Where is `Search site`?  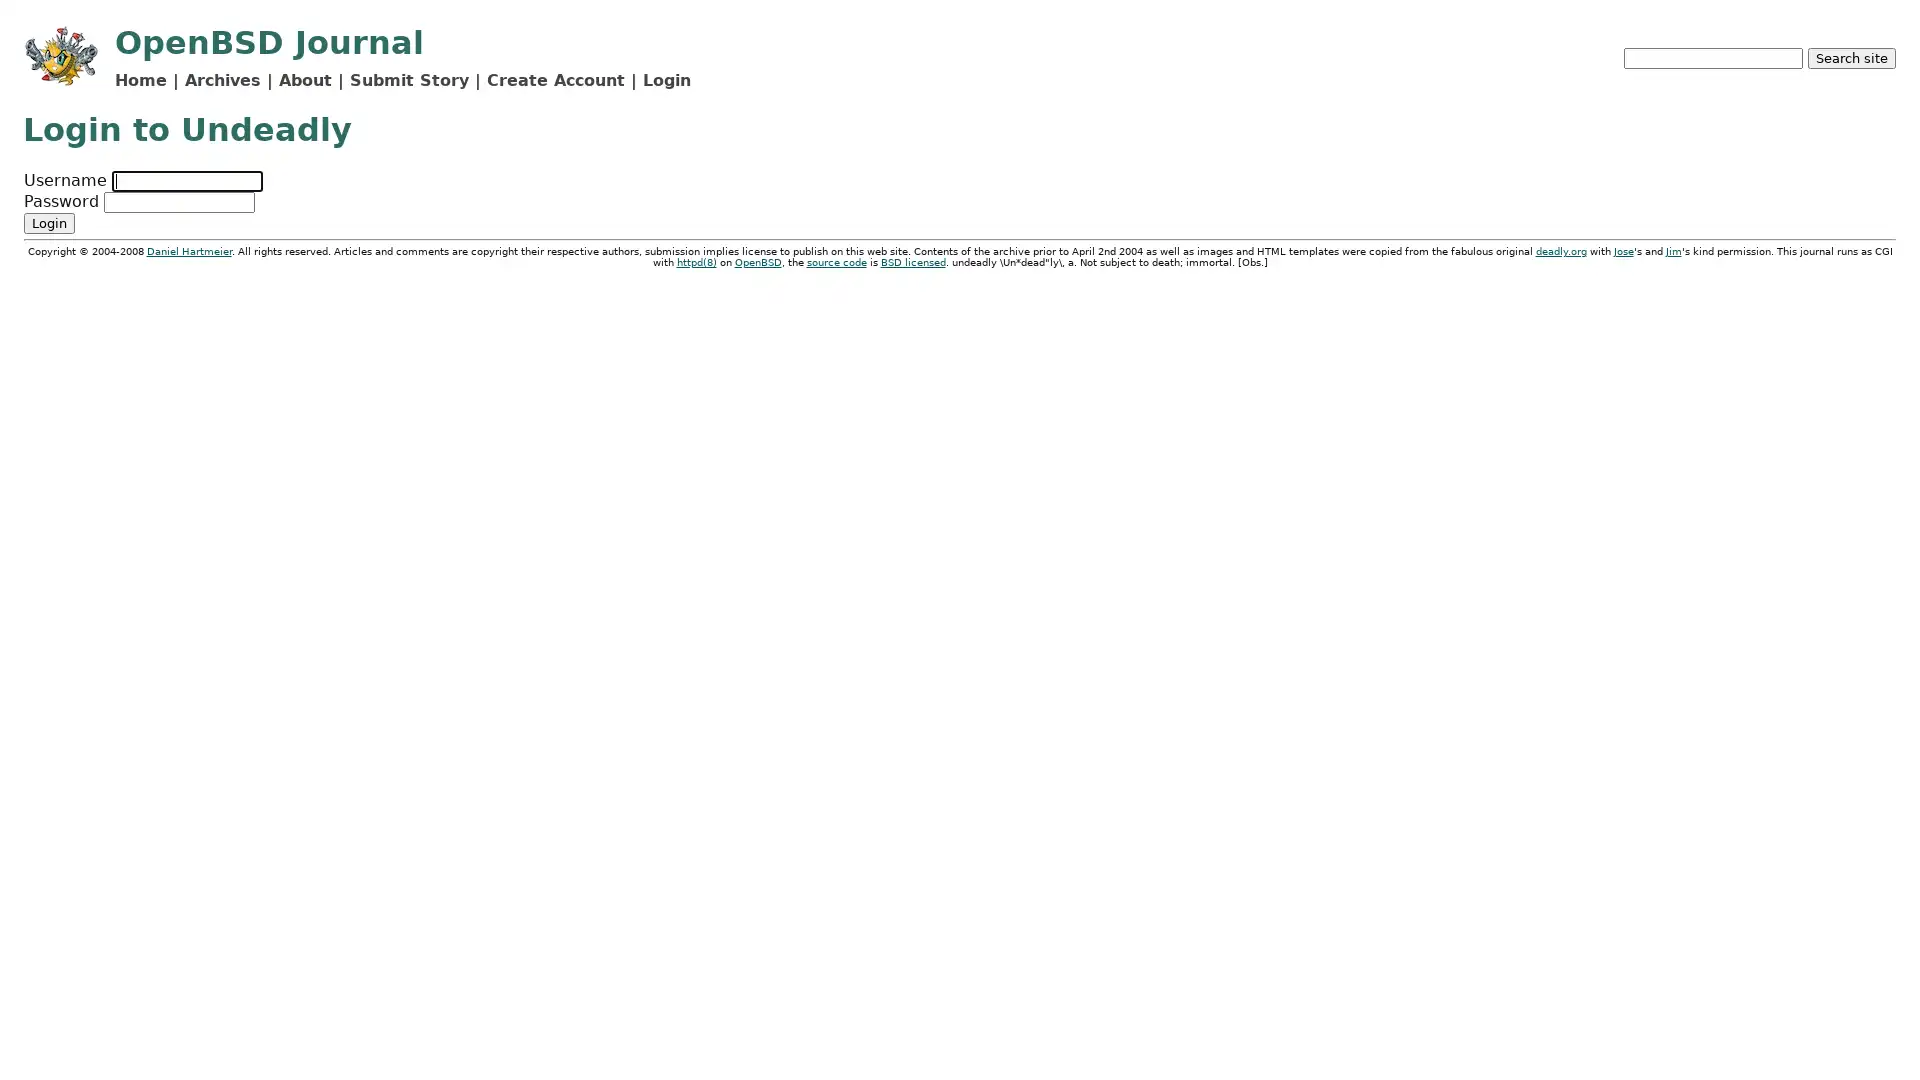
Search site is located at coordinates (1851, 57).